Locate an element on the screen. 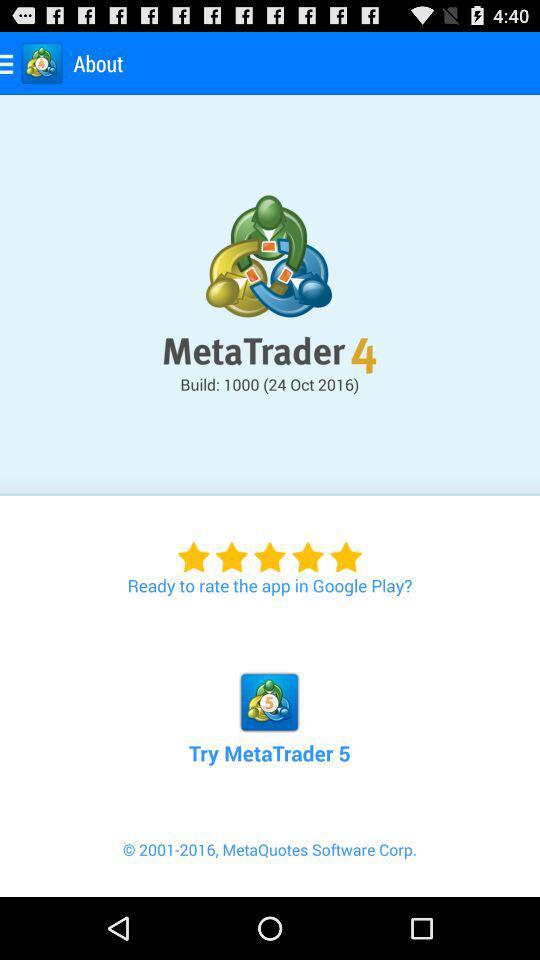 Image resolution: width=540 pixels, height=960 pixels. ready to rate is located at coordinates (270, 546).